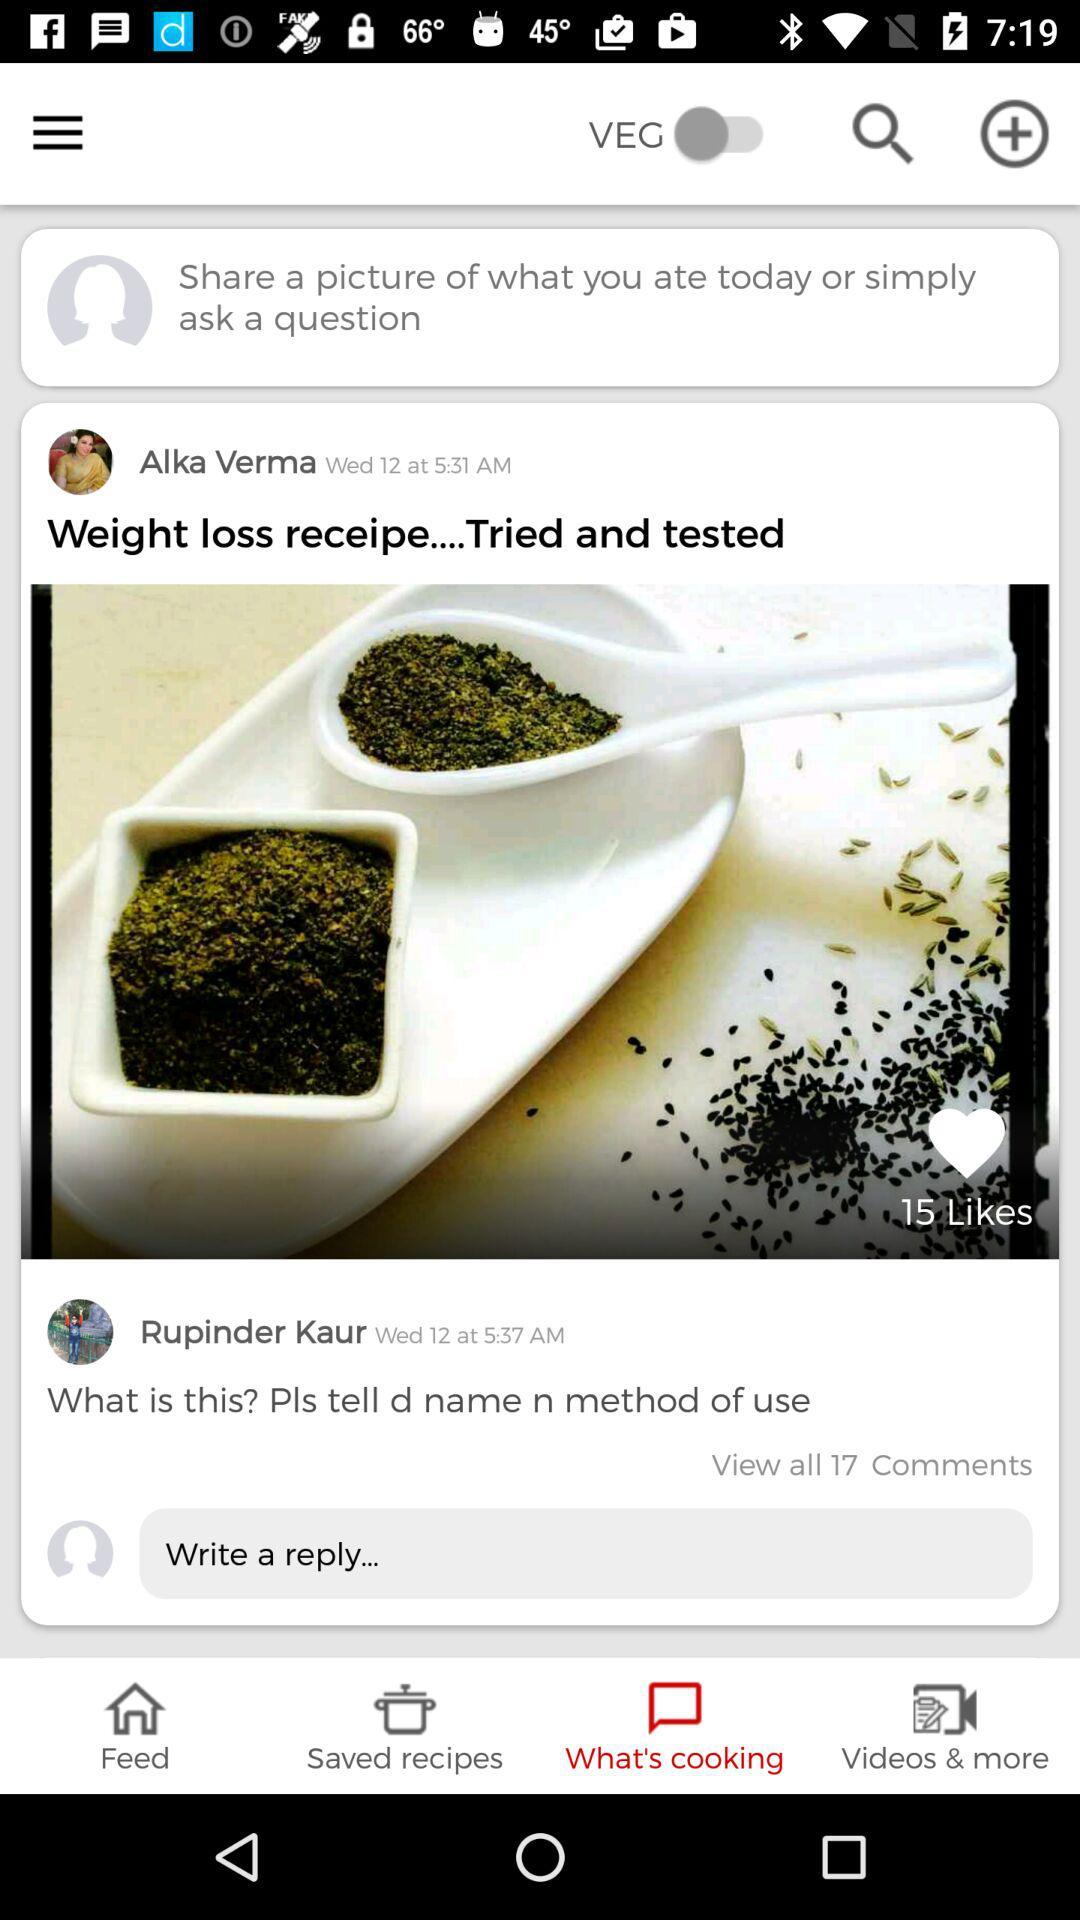  Describe the element at coordinates (135, 1725) in the screenshot. I see `item next to the saved recipes icon` at that location.